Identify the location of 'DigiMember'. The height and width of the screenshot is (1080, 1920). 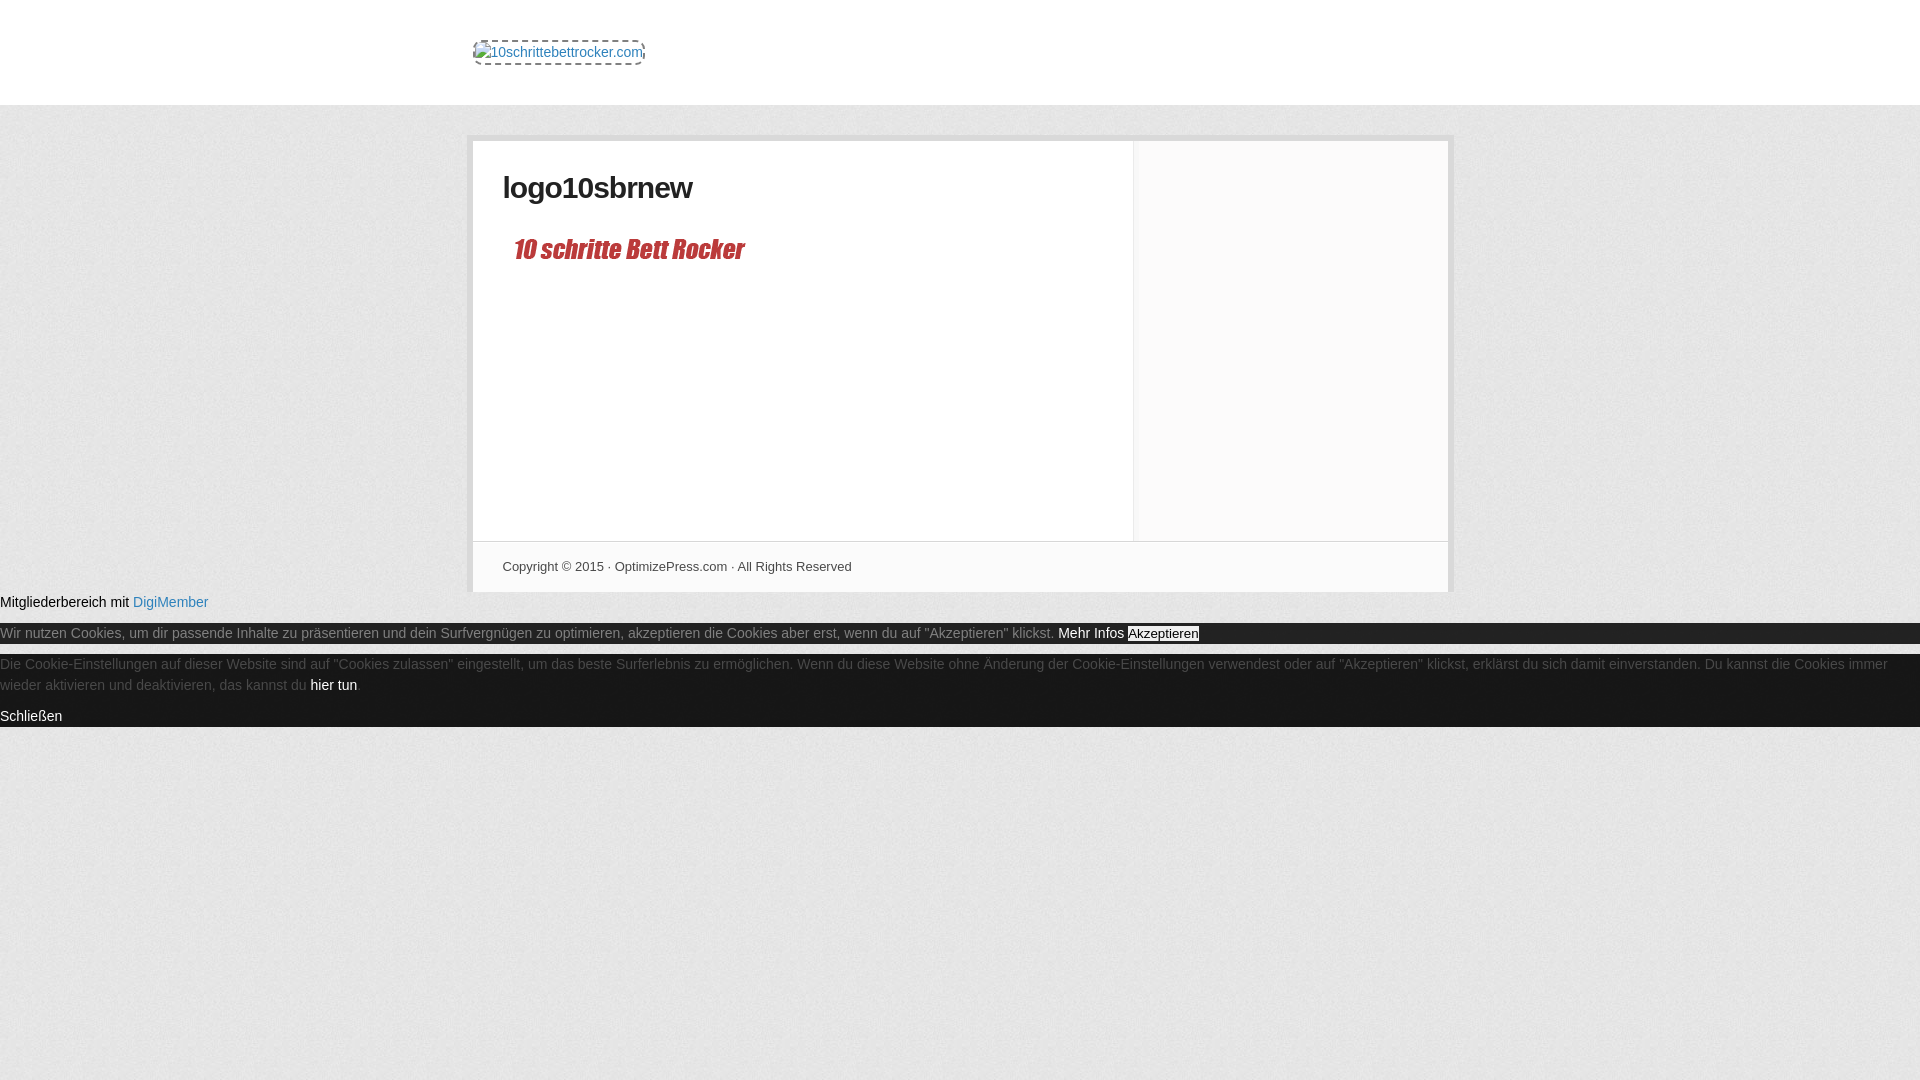
(170, 600).